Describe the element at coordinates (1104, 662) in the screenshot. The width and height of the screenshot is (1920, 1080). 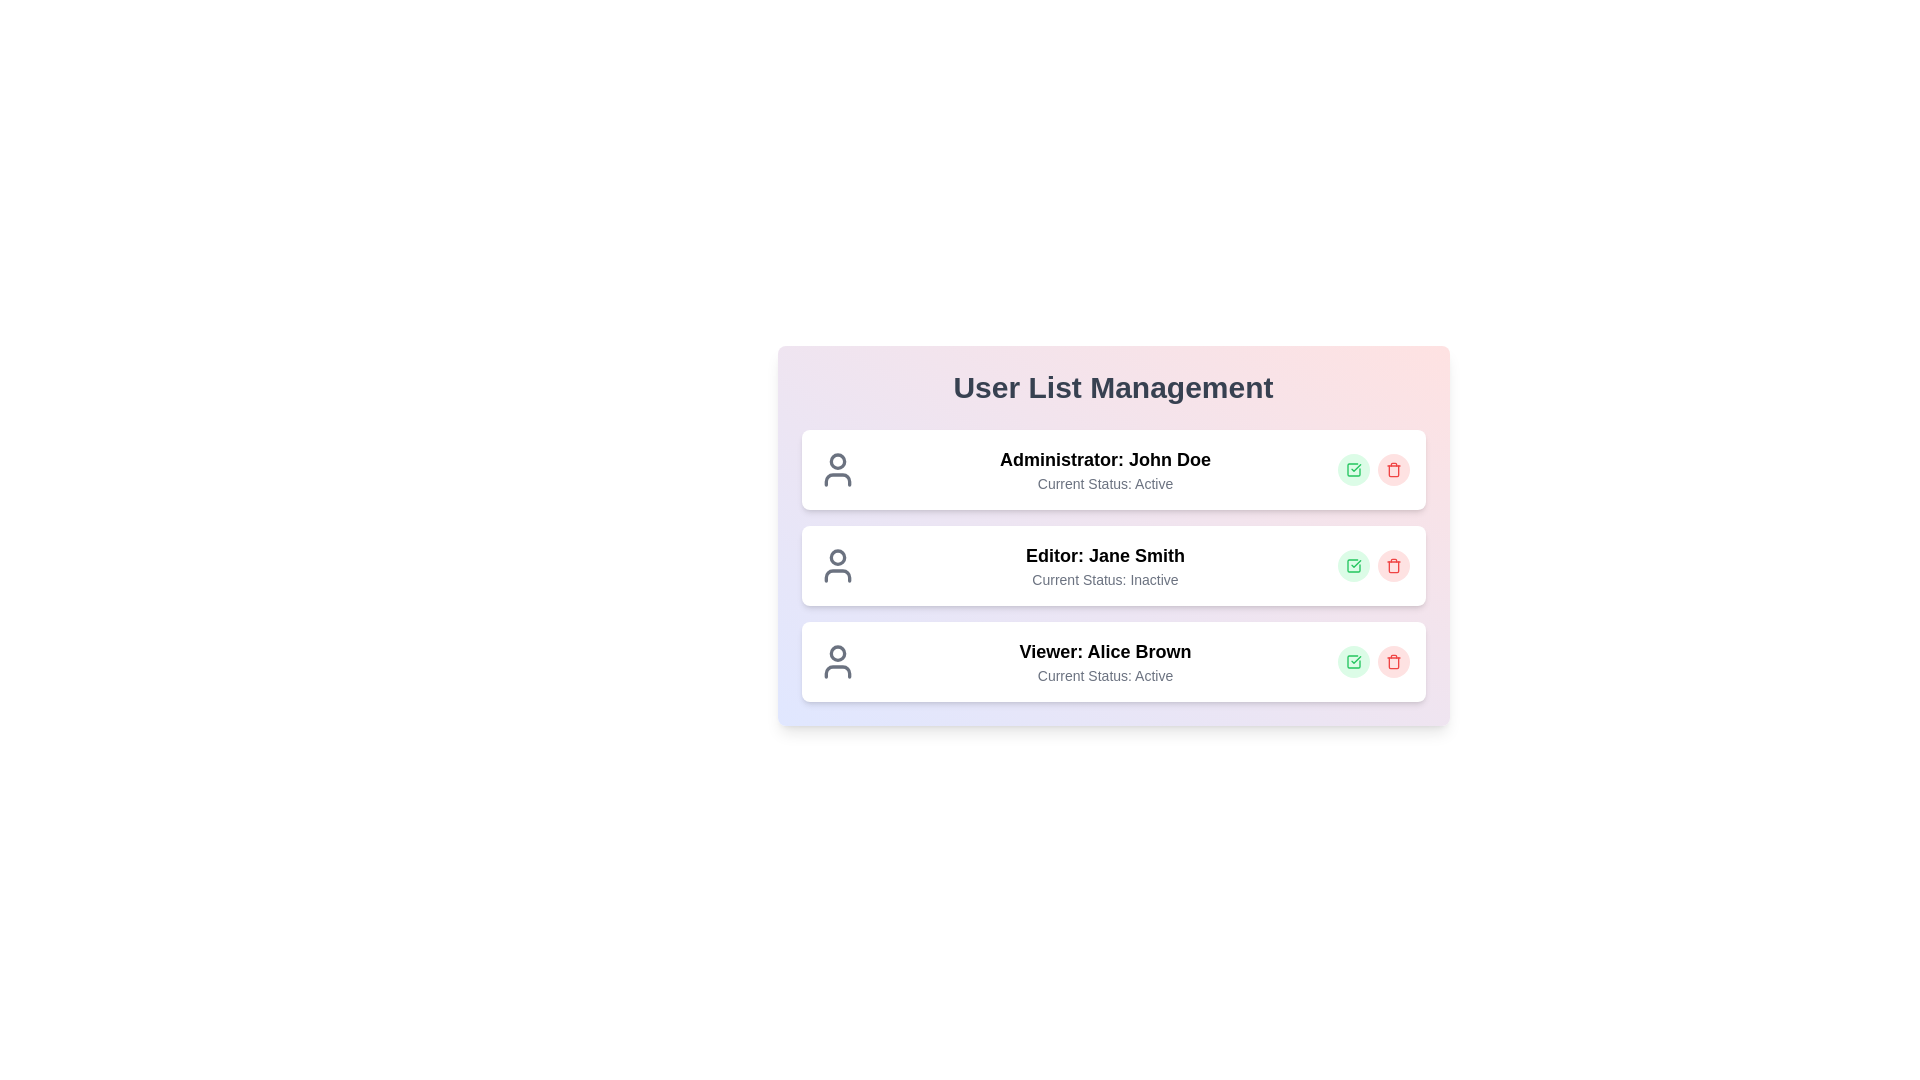
I see `text content of the user display area showing 'Viewer: Alice Brown' and their status 'Active', located in the third card of the 'User List Management' interface` at that location.